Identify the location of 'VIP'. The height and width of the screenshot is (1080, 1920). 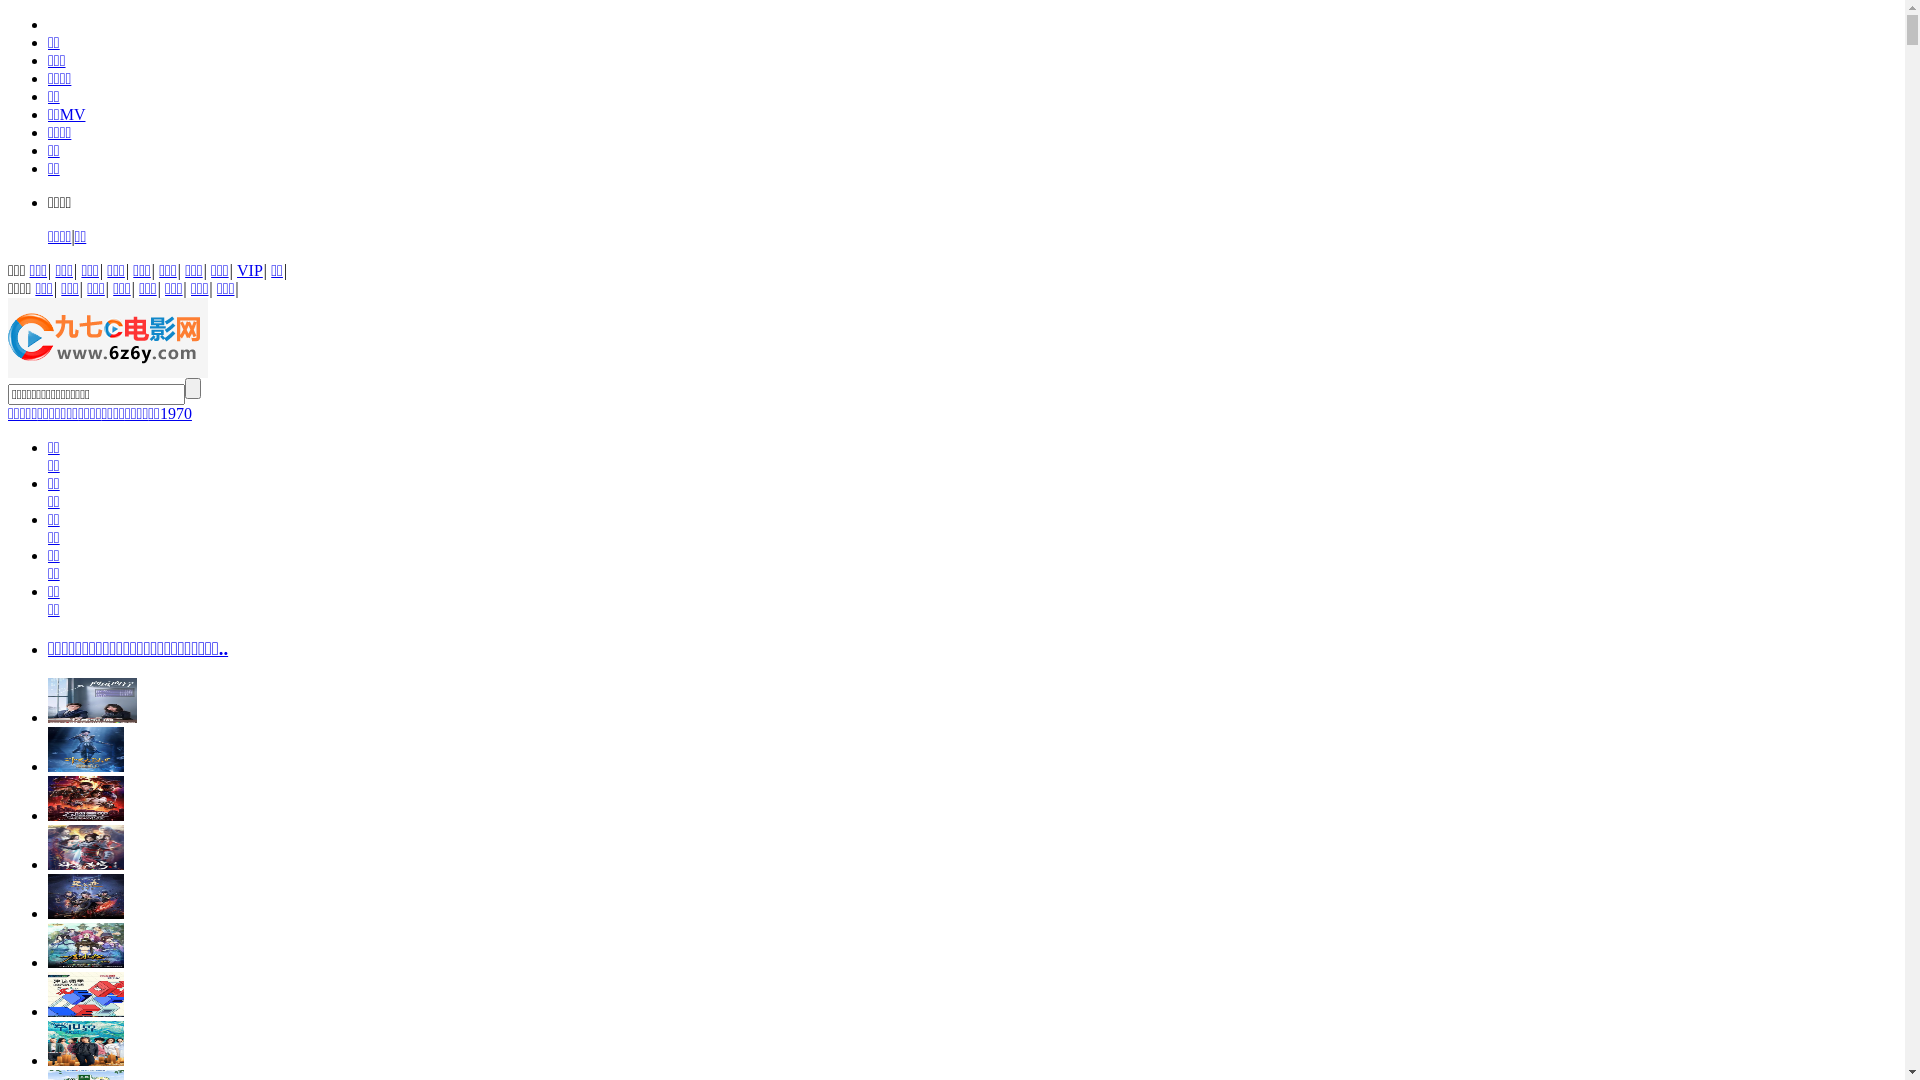
(248, 270).